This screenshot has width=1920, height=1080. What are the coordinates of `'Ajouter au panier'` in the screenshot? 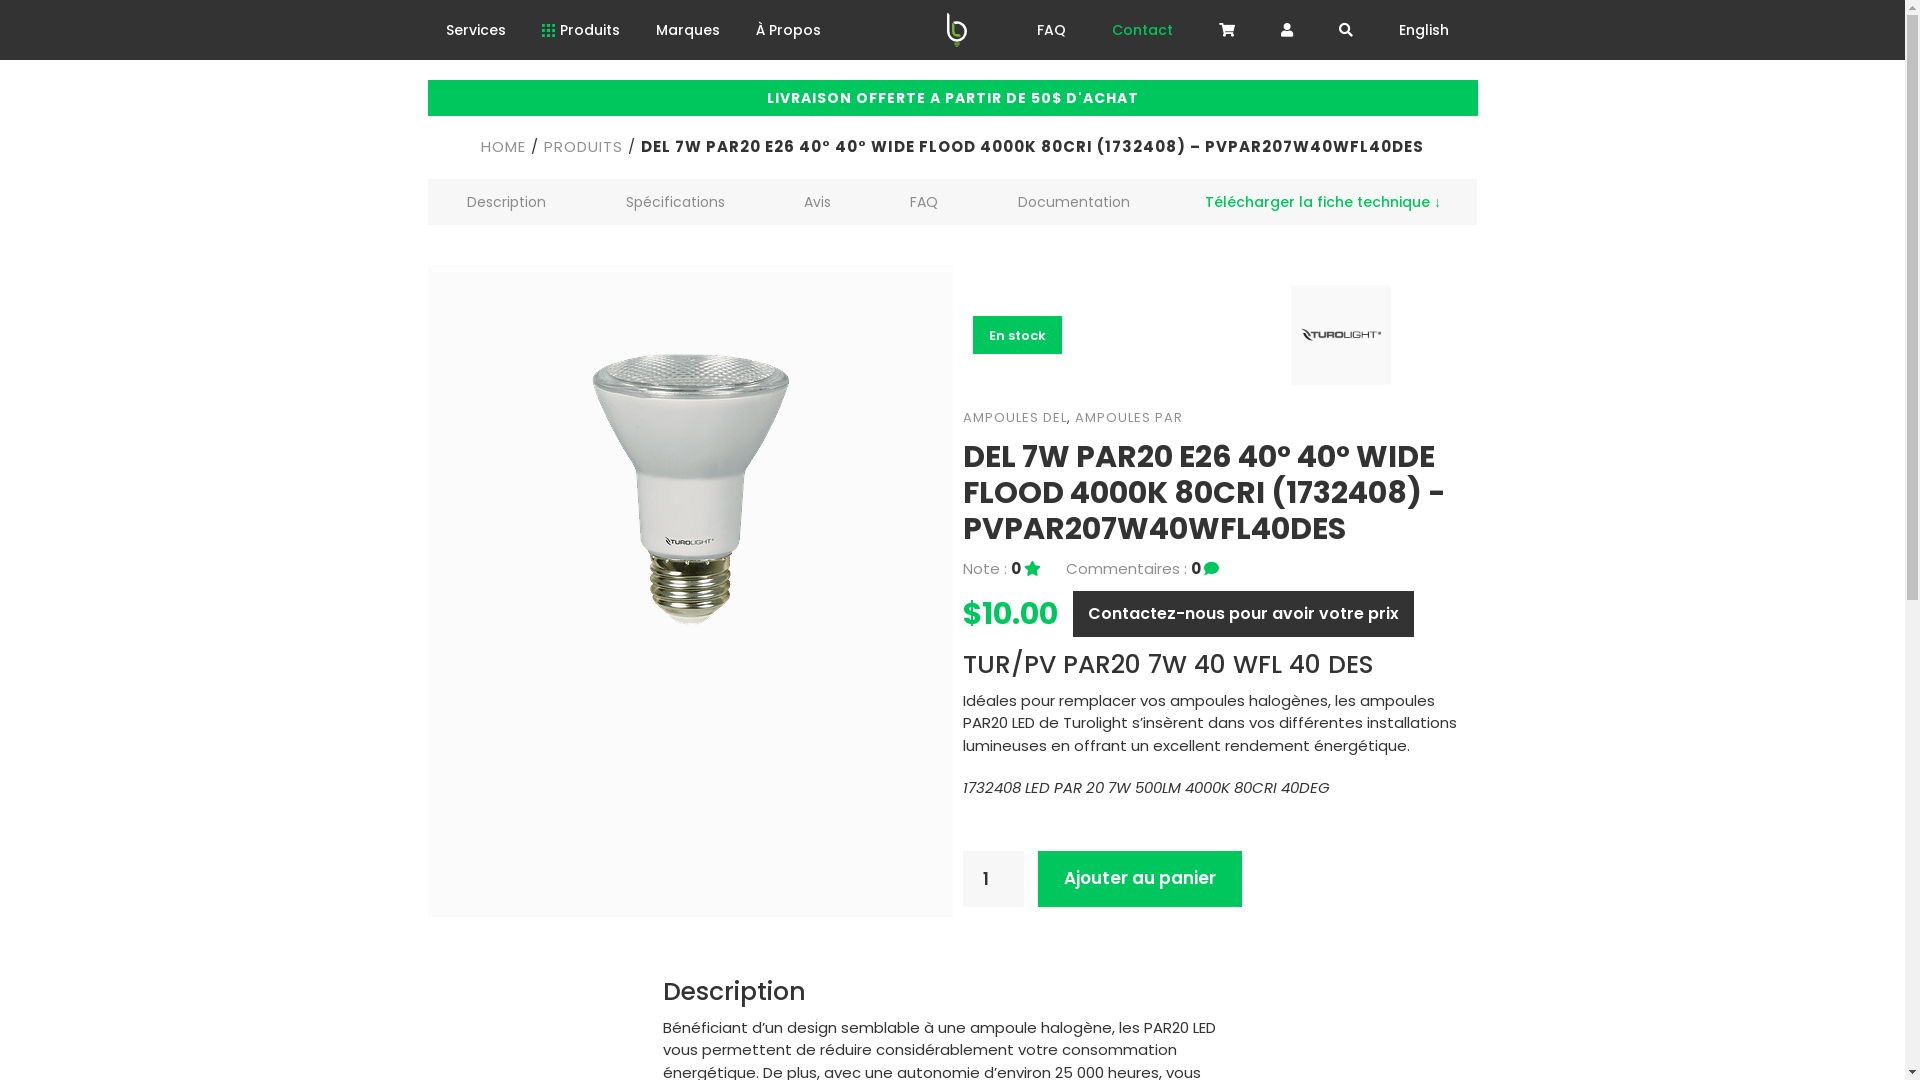 It's located at (1140, 877).